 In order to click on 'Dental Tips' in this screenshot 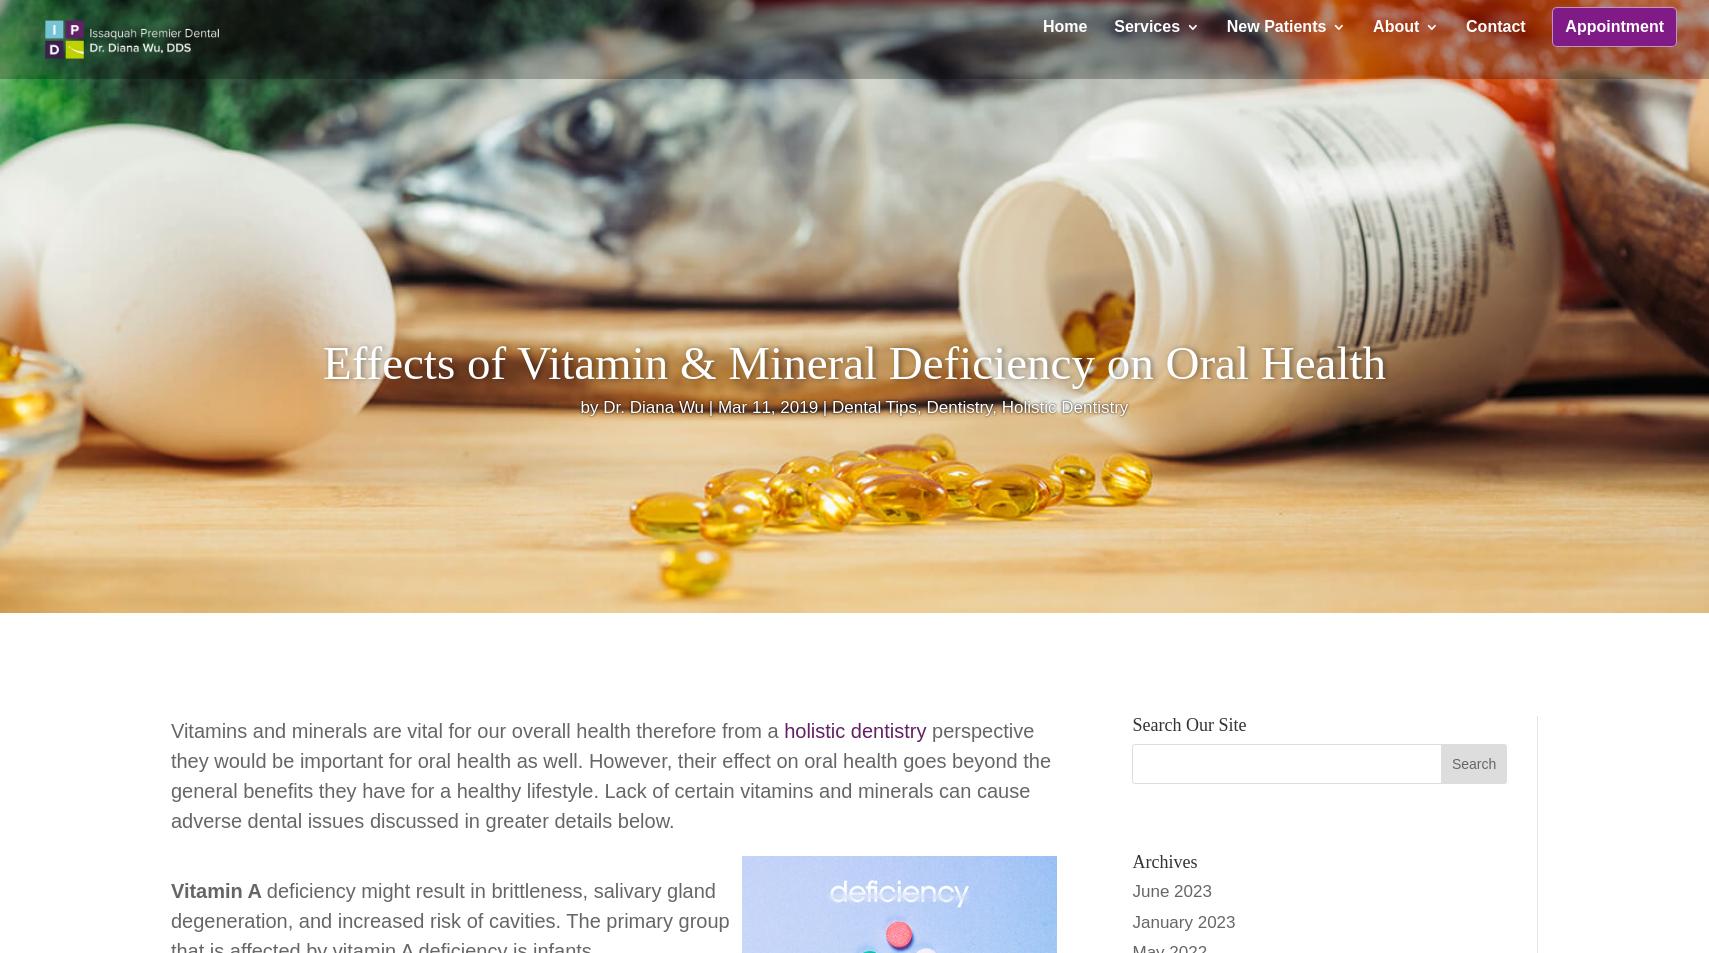, I will do `click(874, 405)`.